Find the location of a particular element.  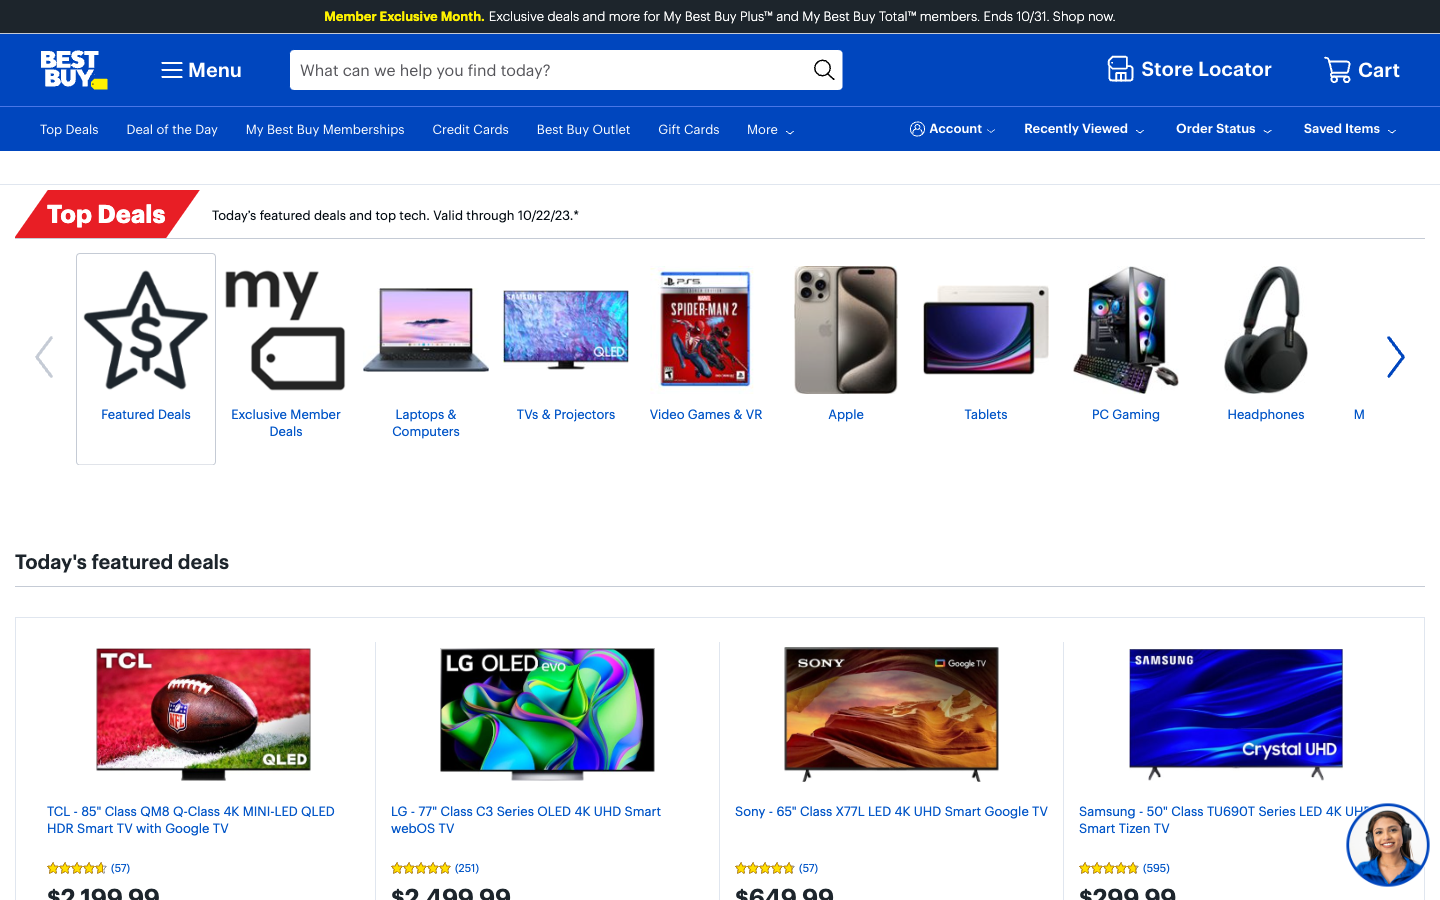

further Top Deals by clicking the right arrow button is located at coordinates (1395, 359).